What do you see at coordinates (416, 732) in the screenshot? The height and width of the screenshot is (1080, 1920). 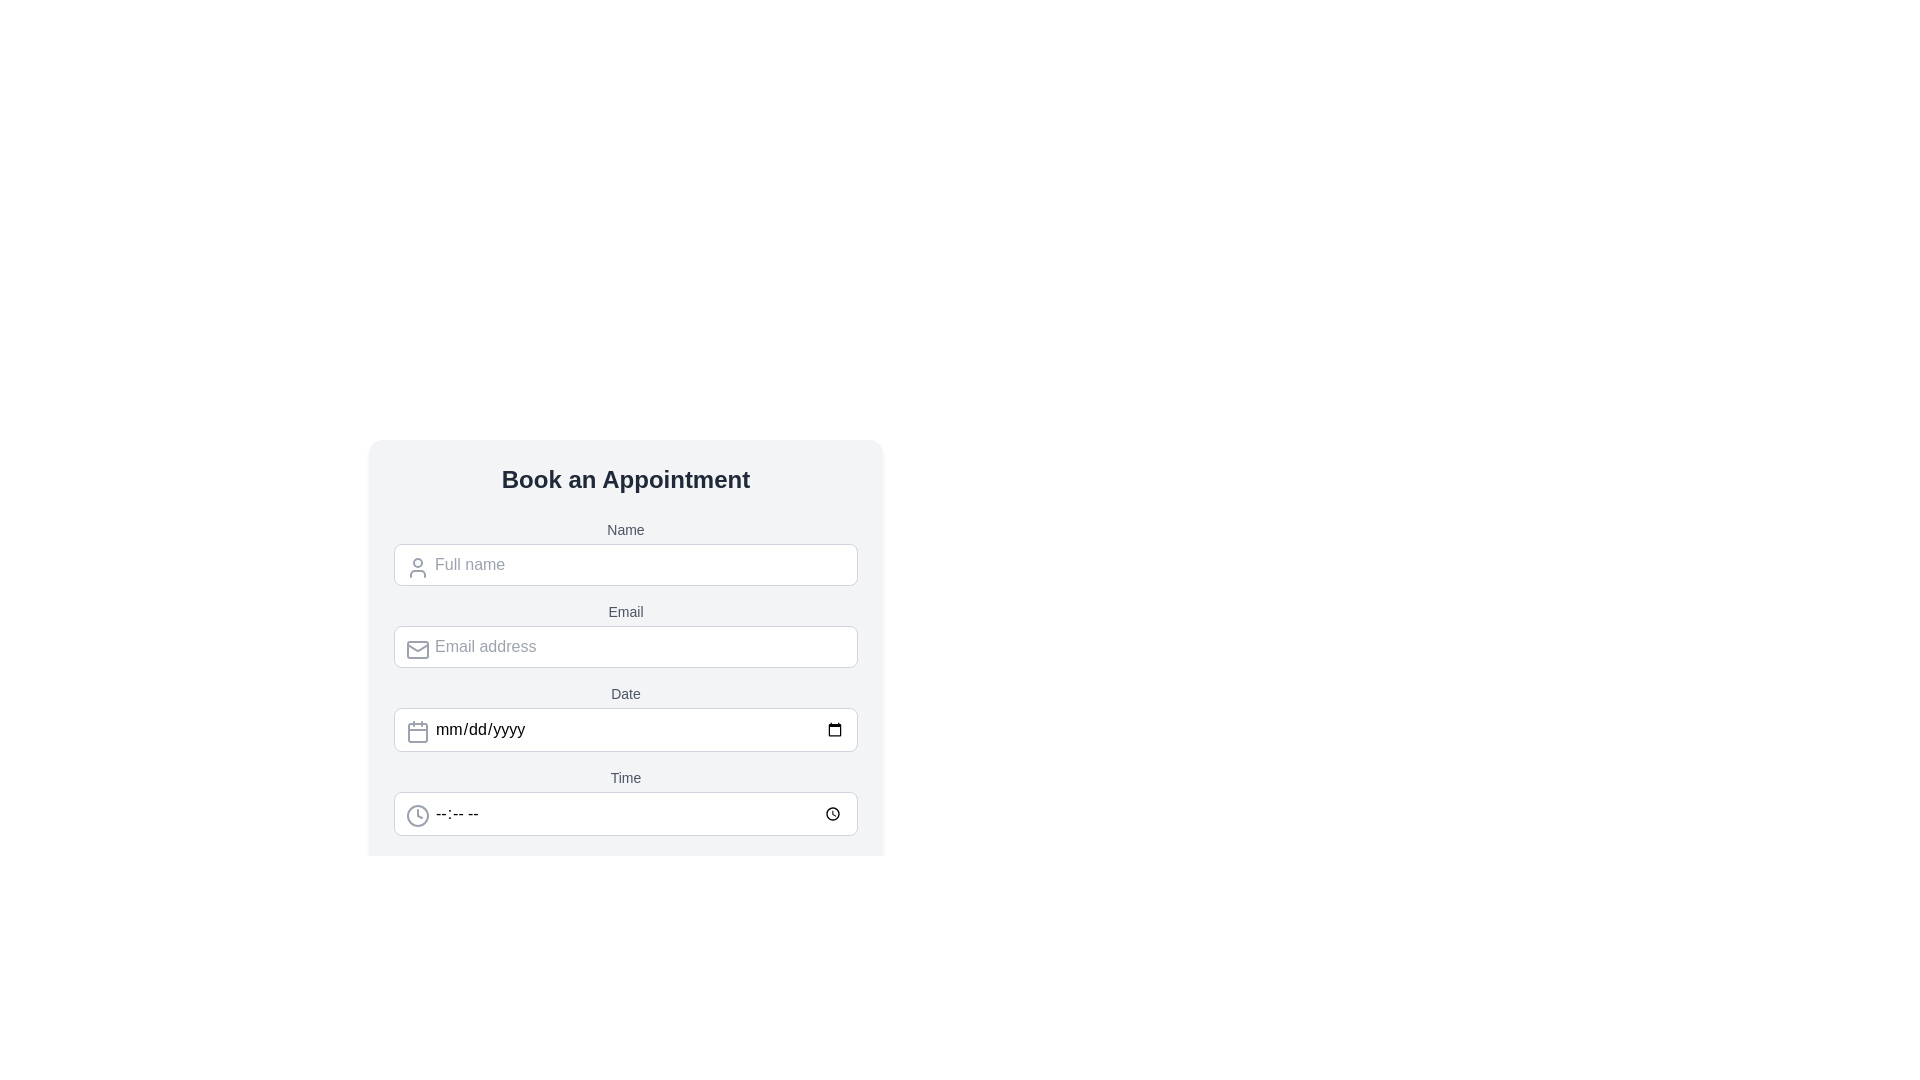 I see `the date icon located in the 'Date' section of the 'Book an Appointment' form` at bounding box center [416, 732].